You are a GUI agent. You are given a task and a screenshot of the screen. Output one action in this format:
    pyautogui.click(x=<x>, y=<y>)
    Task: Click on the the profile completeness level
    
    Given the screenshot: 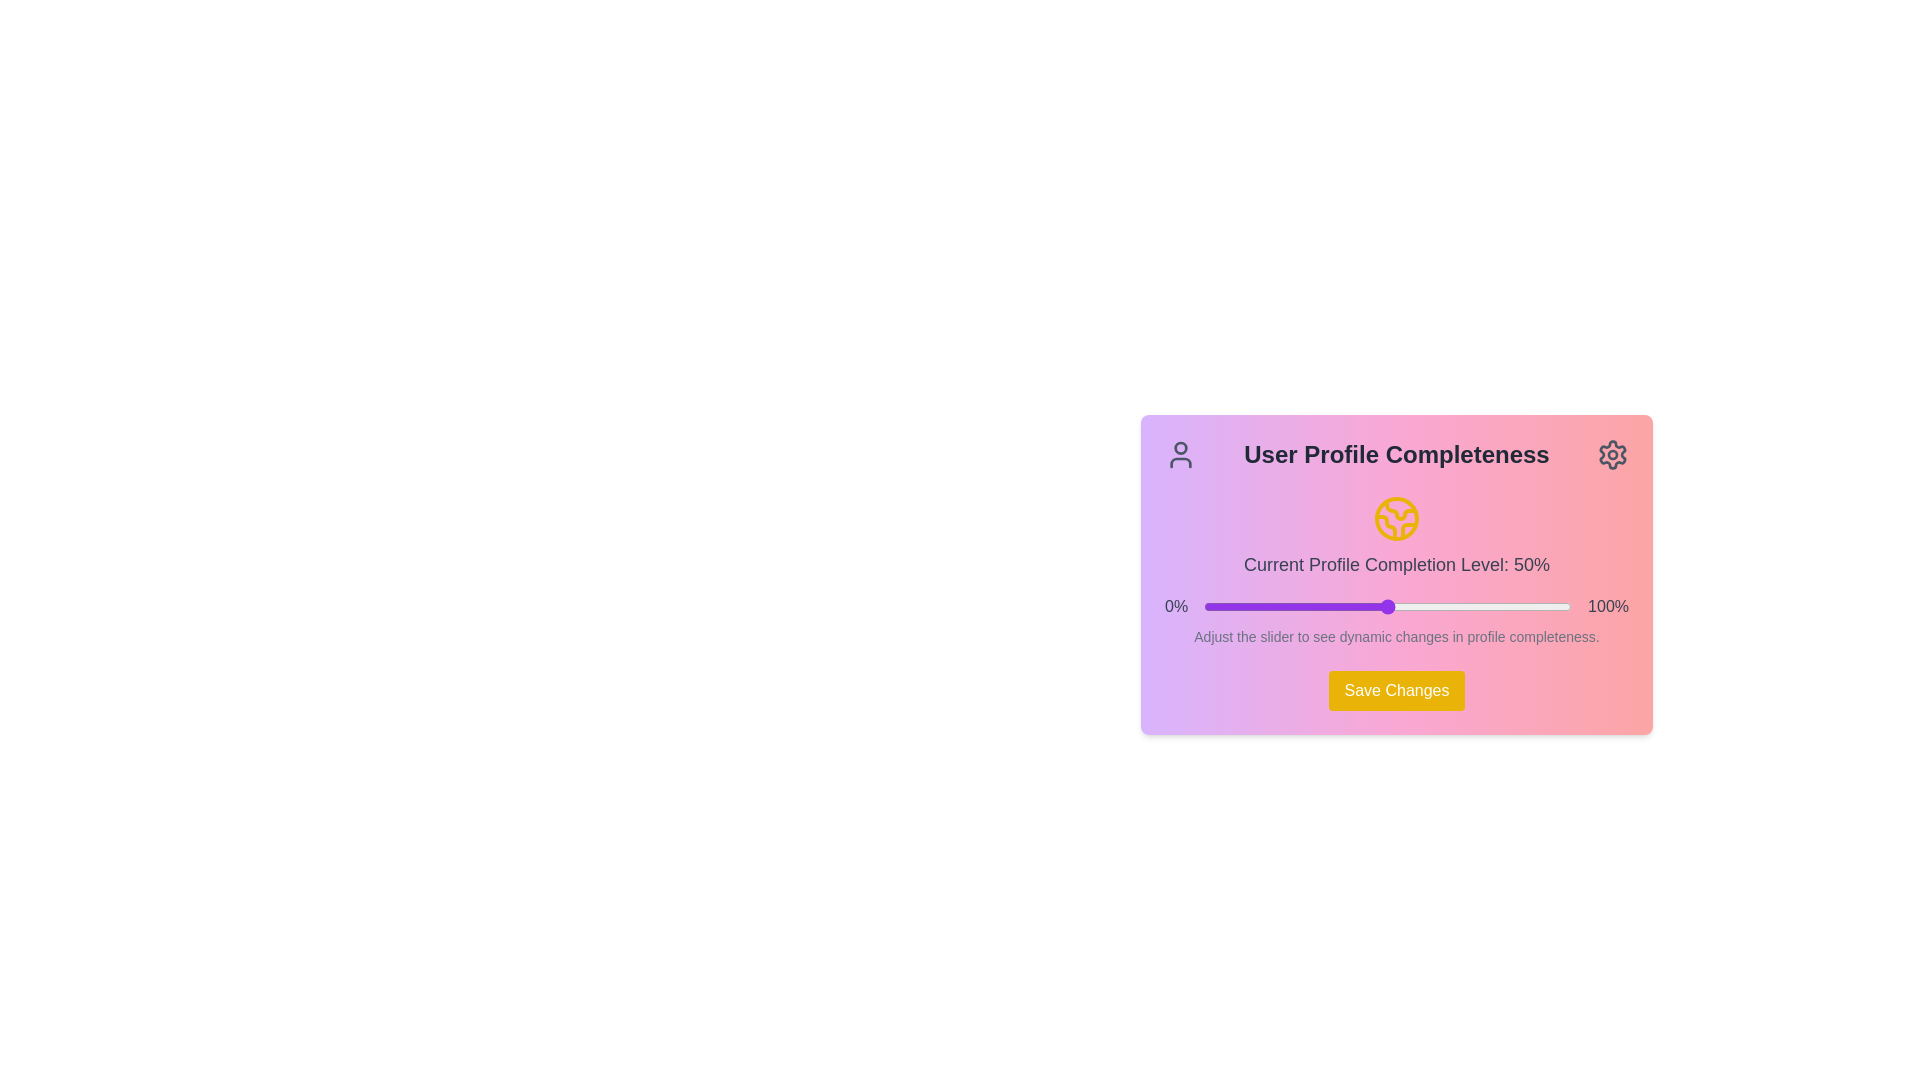 What is the action you would take?
    pyautogui.click(x=1476, y=605)
    